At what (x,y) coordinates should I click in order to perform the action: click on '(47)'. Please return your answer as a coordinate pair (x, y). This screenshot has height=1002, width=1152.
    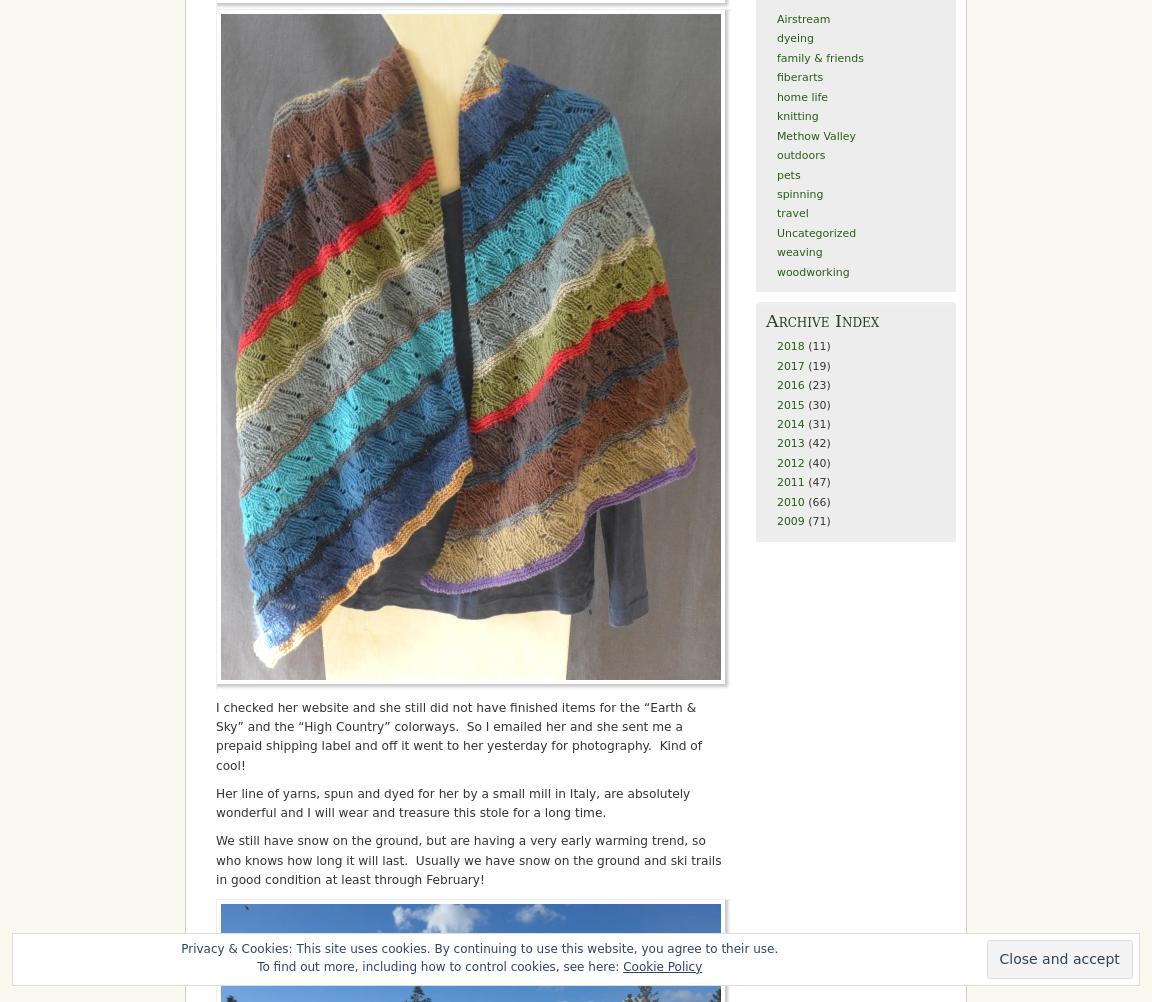
    Looking at the image, I should click on (816, 481).